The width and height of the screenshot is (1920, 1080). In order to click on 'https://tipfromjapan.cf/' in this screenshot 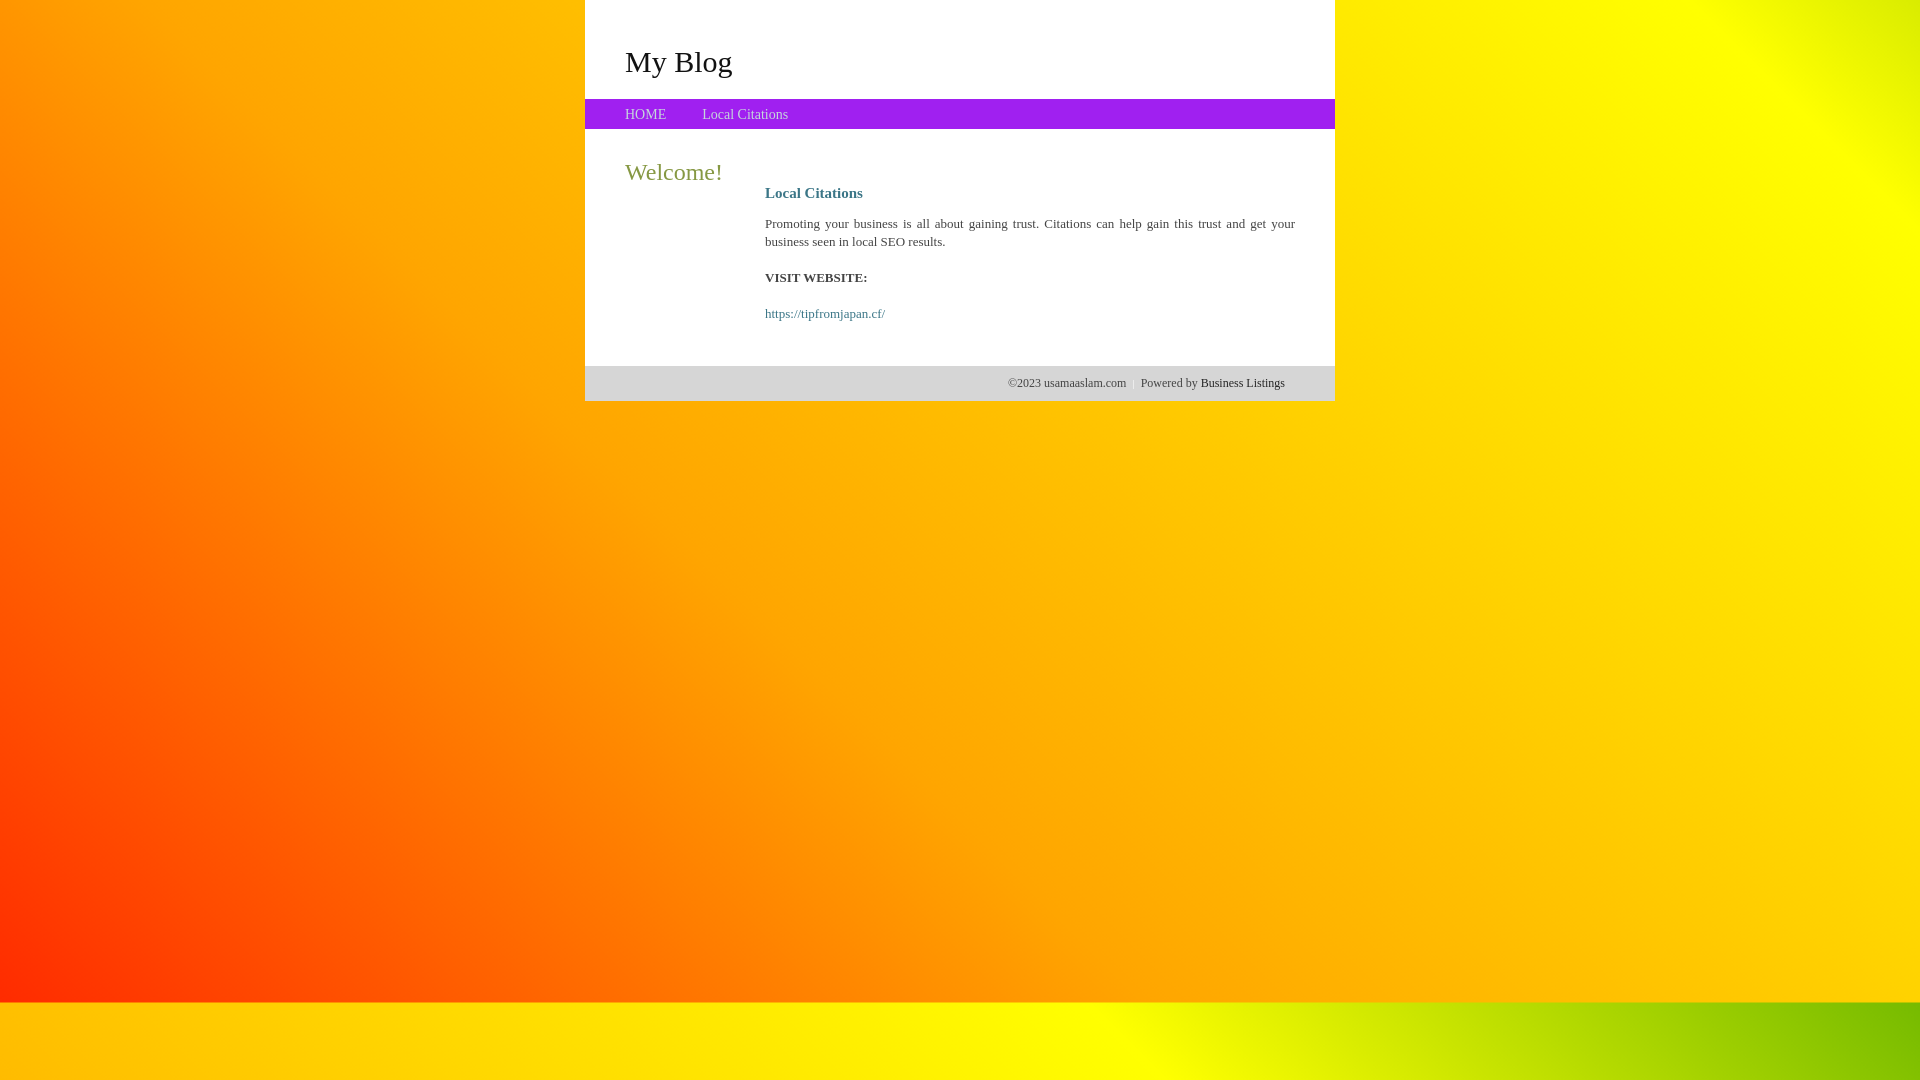, I will do `click(825, 313)`.